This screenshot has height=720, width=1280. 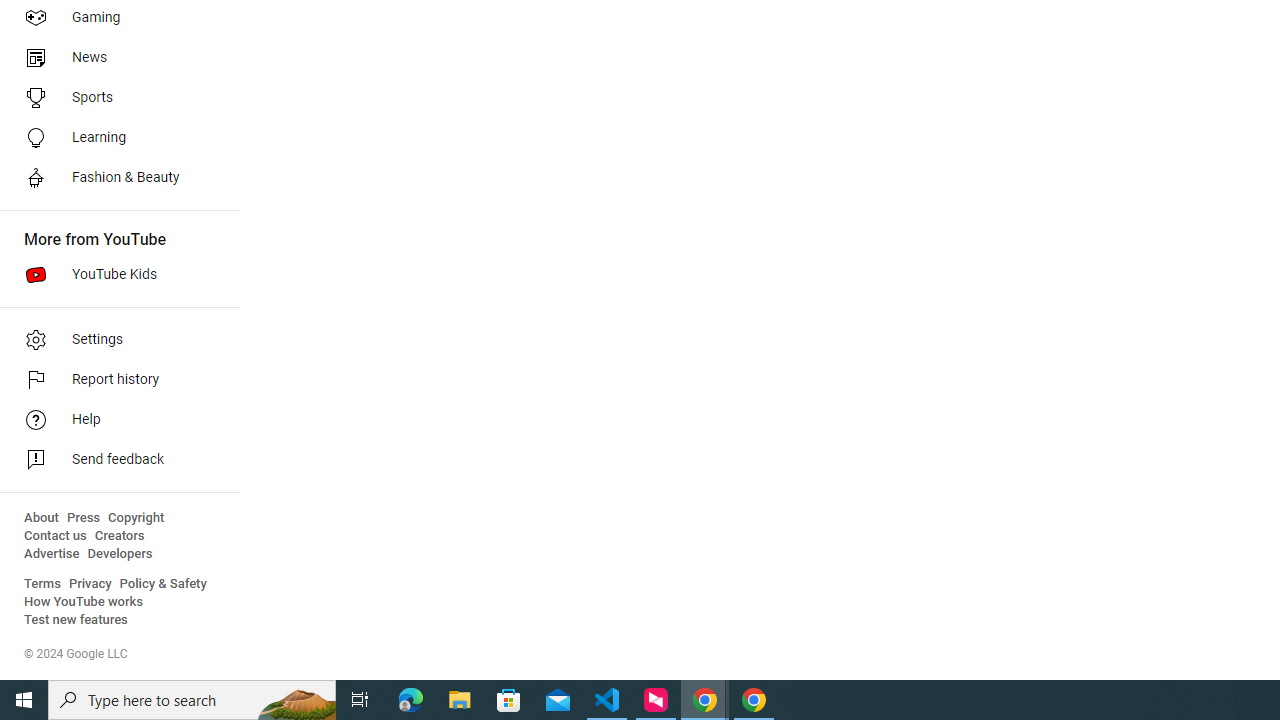 I want to click on 'Help', so click(x=112, y=419).